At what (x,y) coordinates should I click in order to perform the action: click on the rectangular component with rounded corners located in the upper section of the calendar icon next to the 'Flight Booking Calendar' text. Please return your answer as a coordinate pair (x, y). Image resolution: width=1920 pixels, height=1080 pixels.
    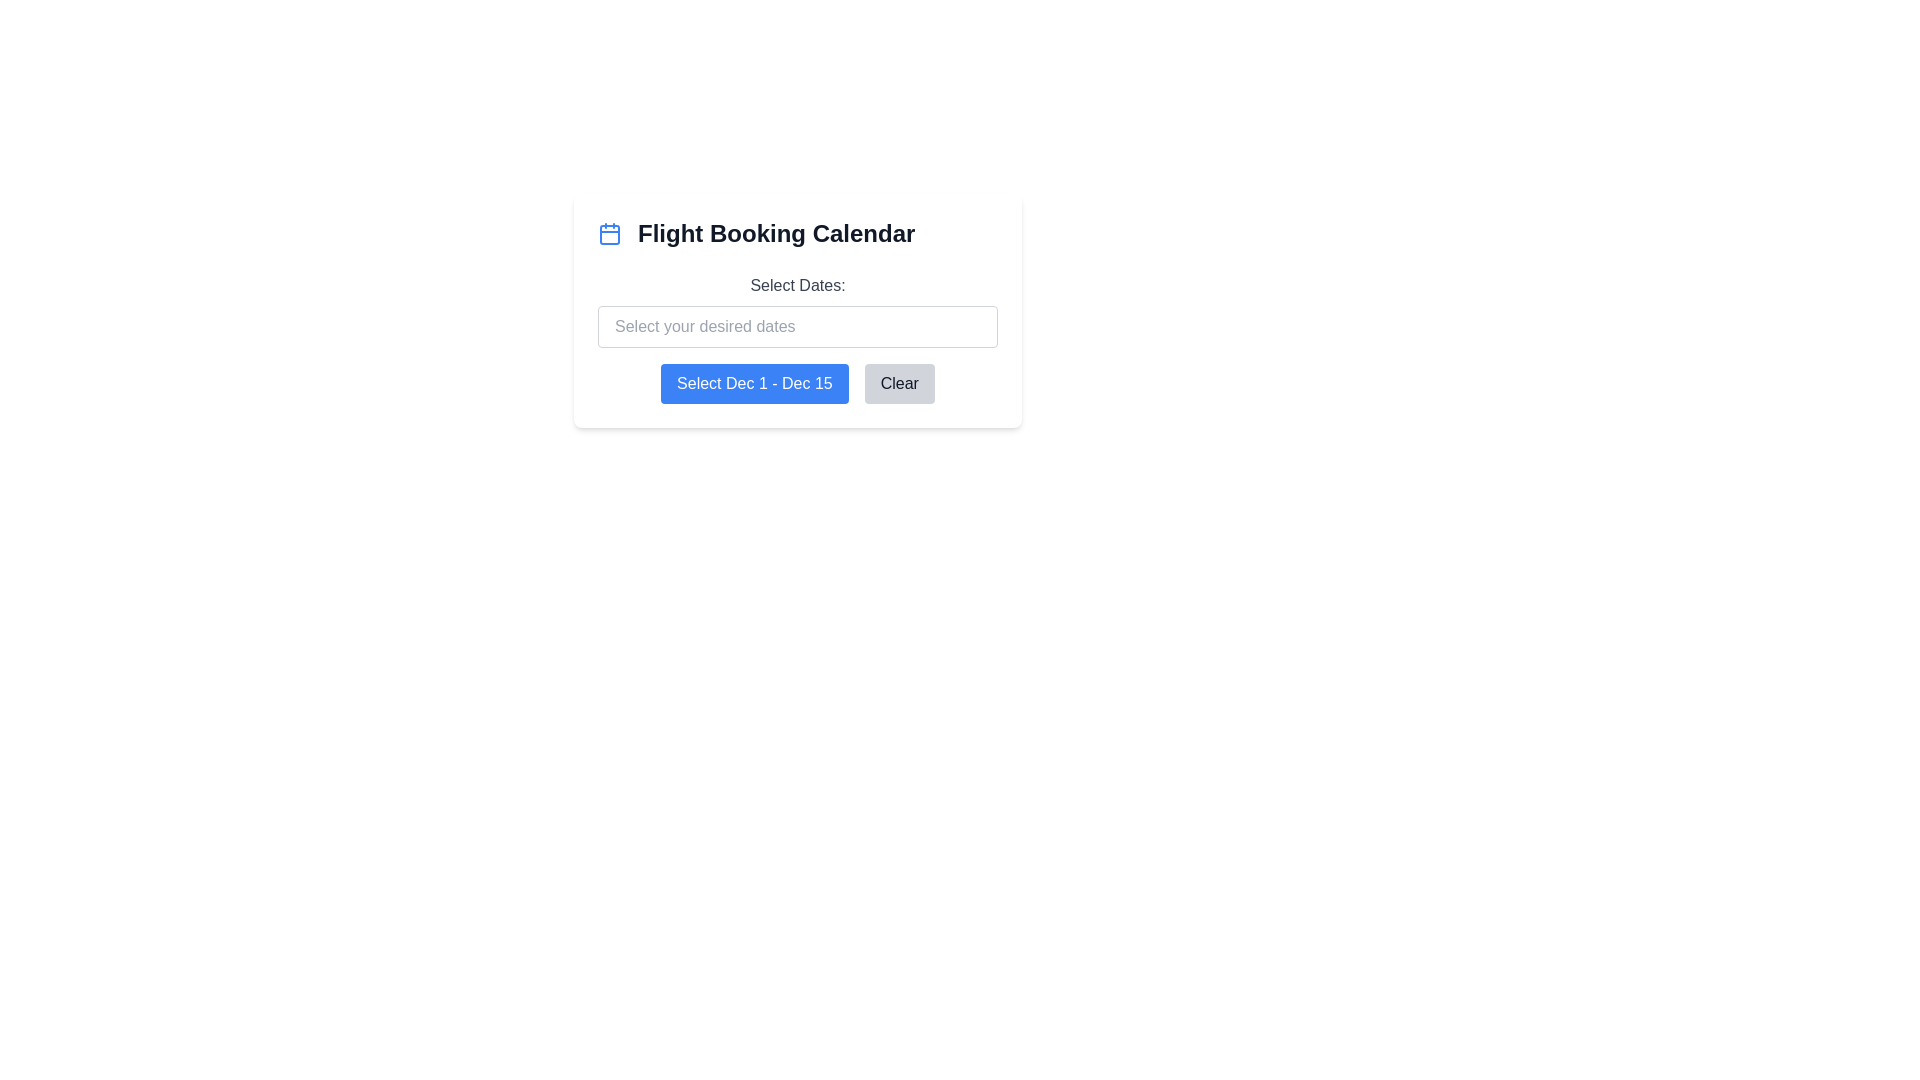
    Looking at the image, I should click on (608, 234).